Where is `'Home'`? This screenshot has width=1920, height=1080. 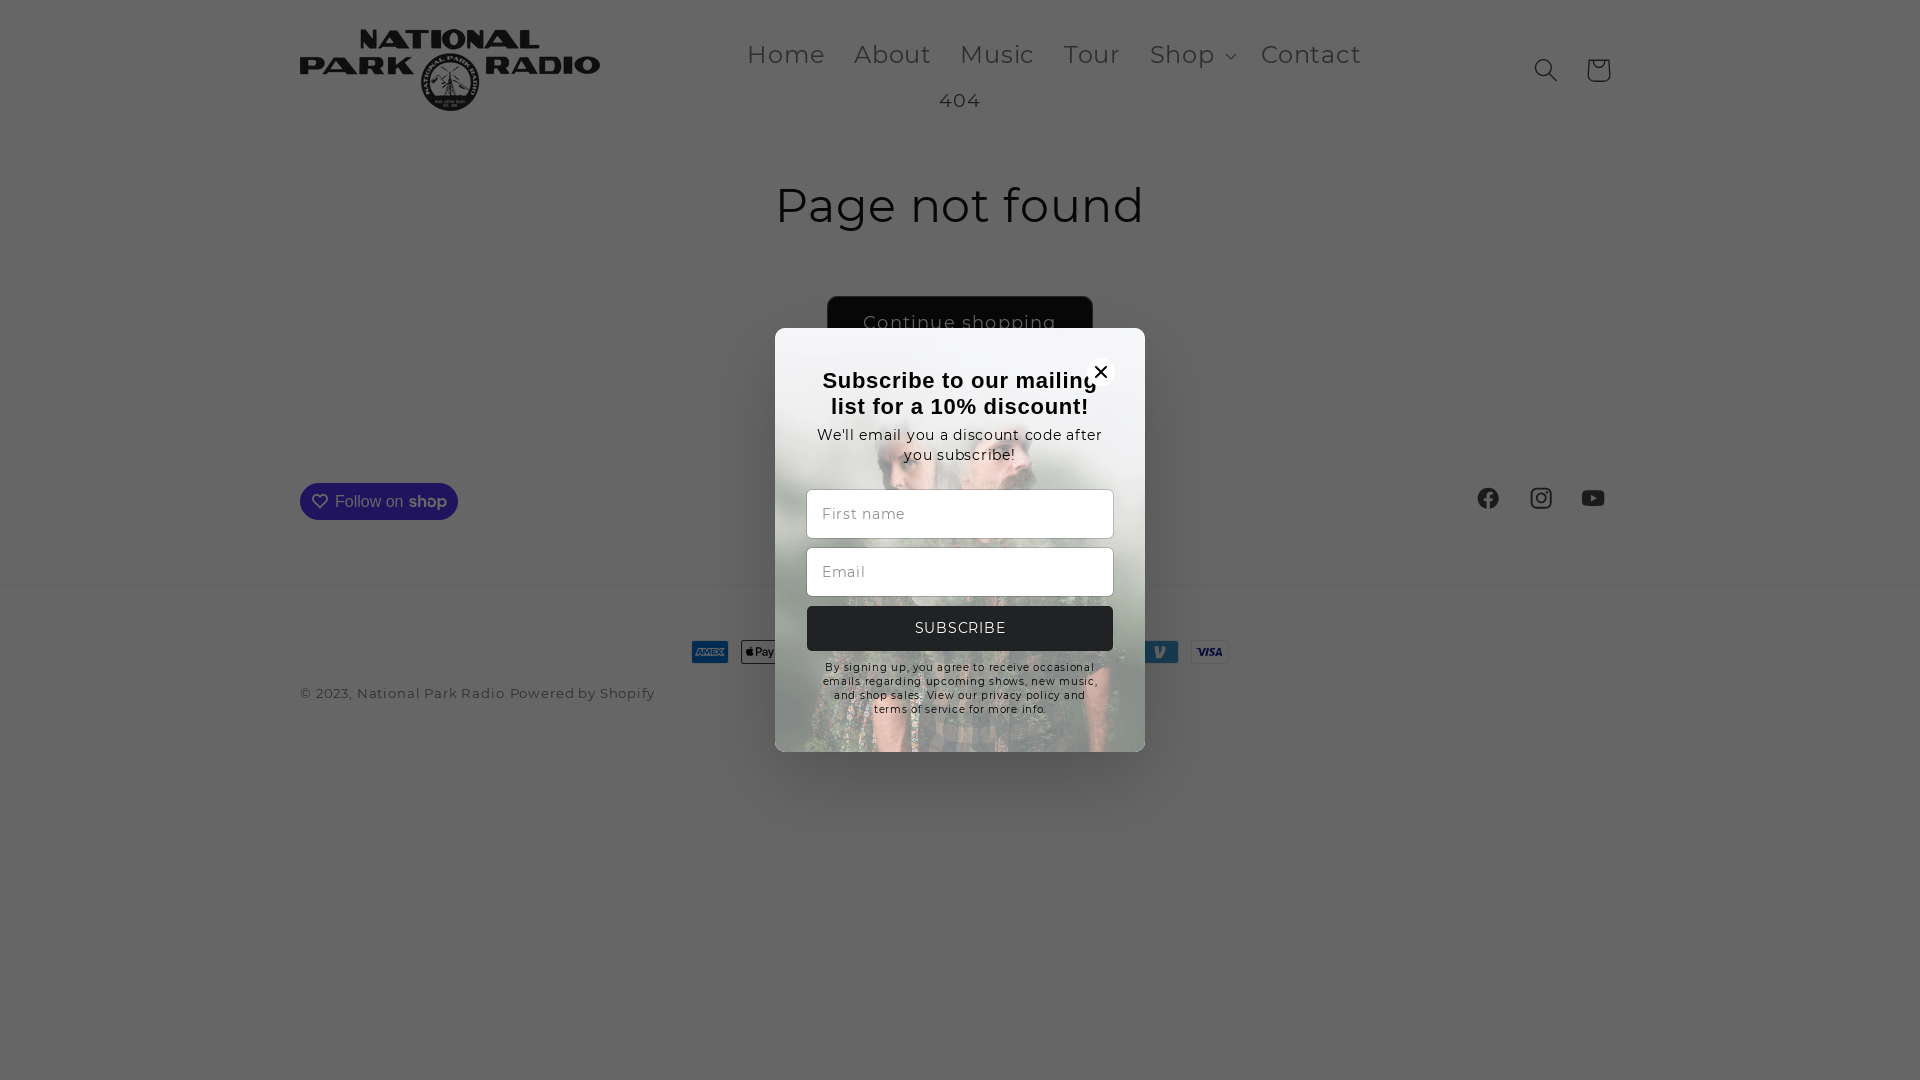 'Home' is located at coordinates (785, 54).